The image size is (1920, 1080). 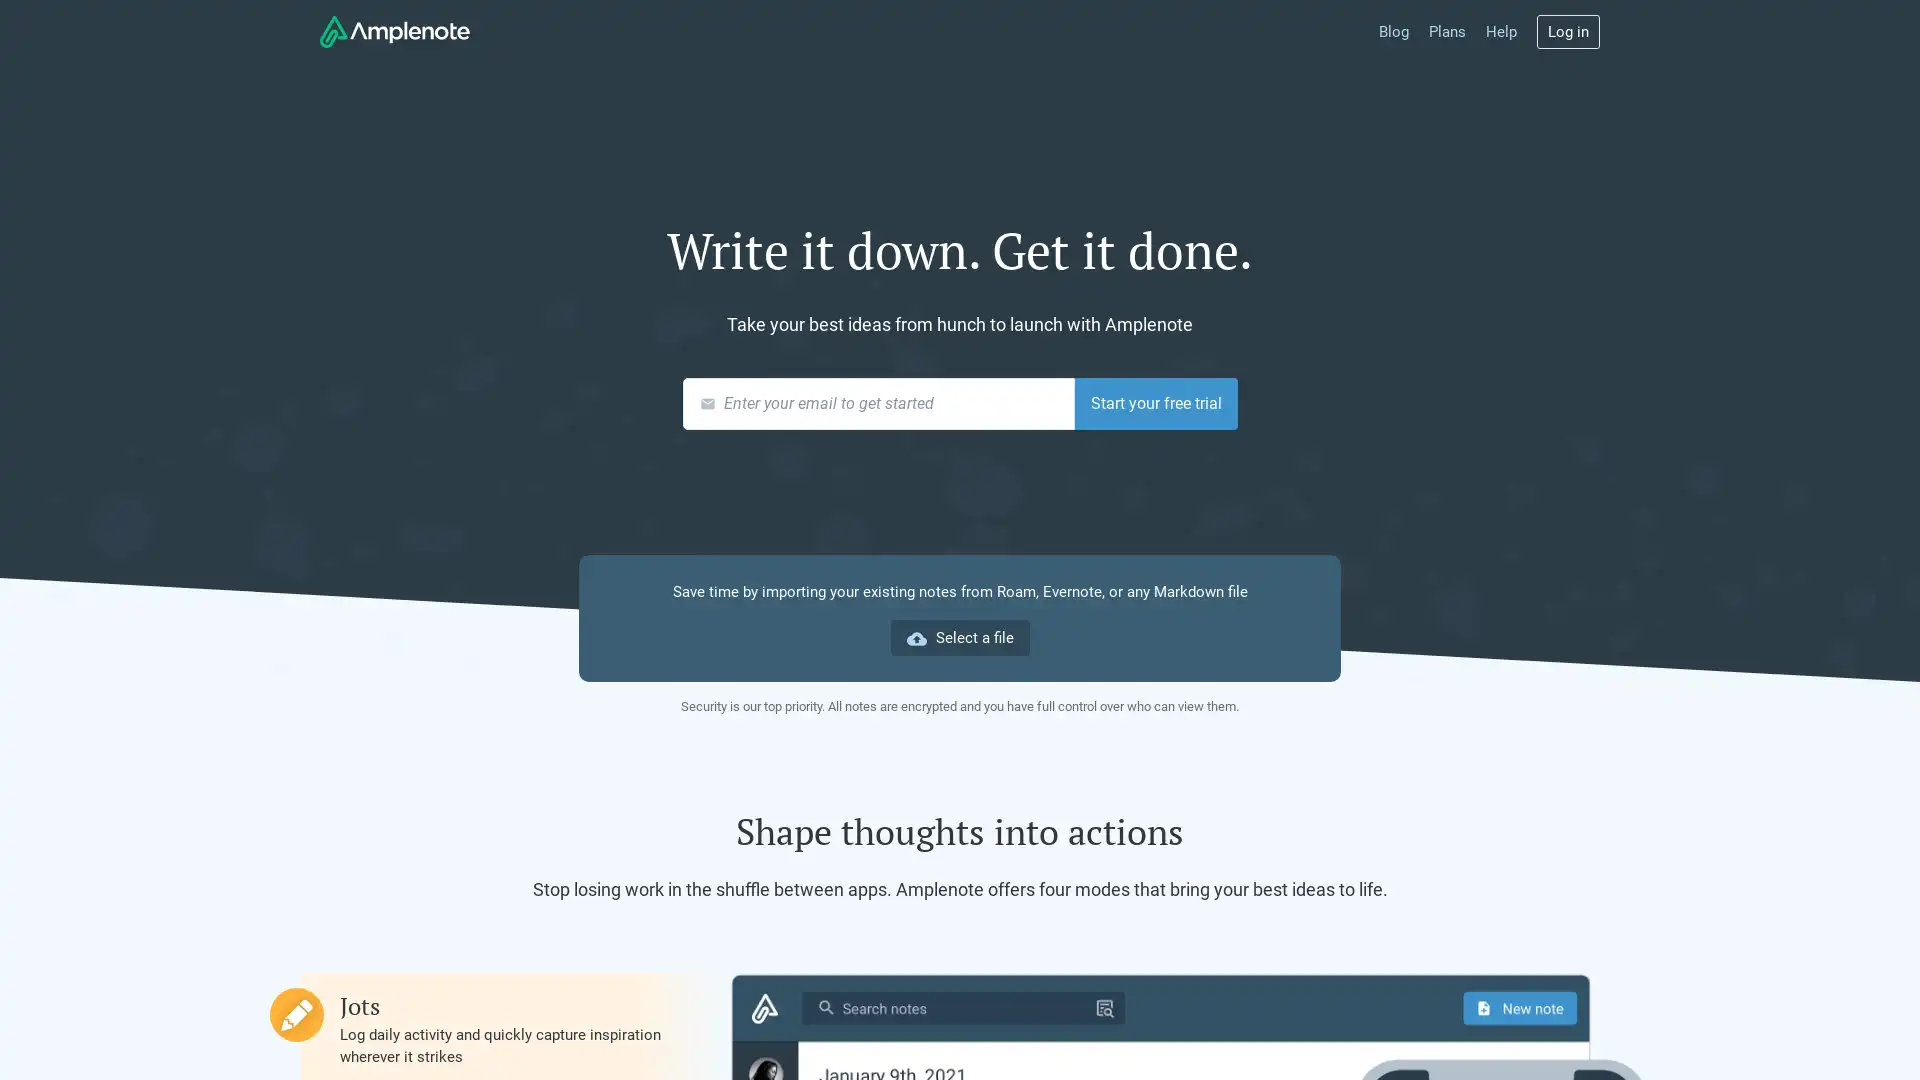 What do you see at coordinates (958, 636) in the screenshot?
I see `cloud_upload Select a file` at bounding box center [958, 636].